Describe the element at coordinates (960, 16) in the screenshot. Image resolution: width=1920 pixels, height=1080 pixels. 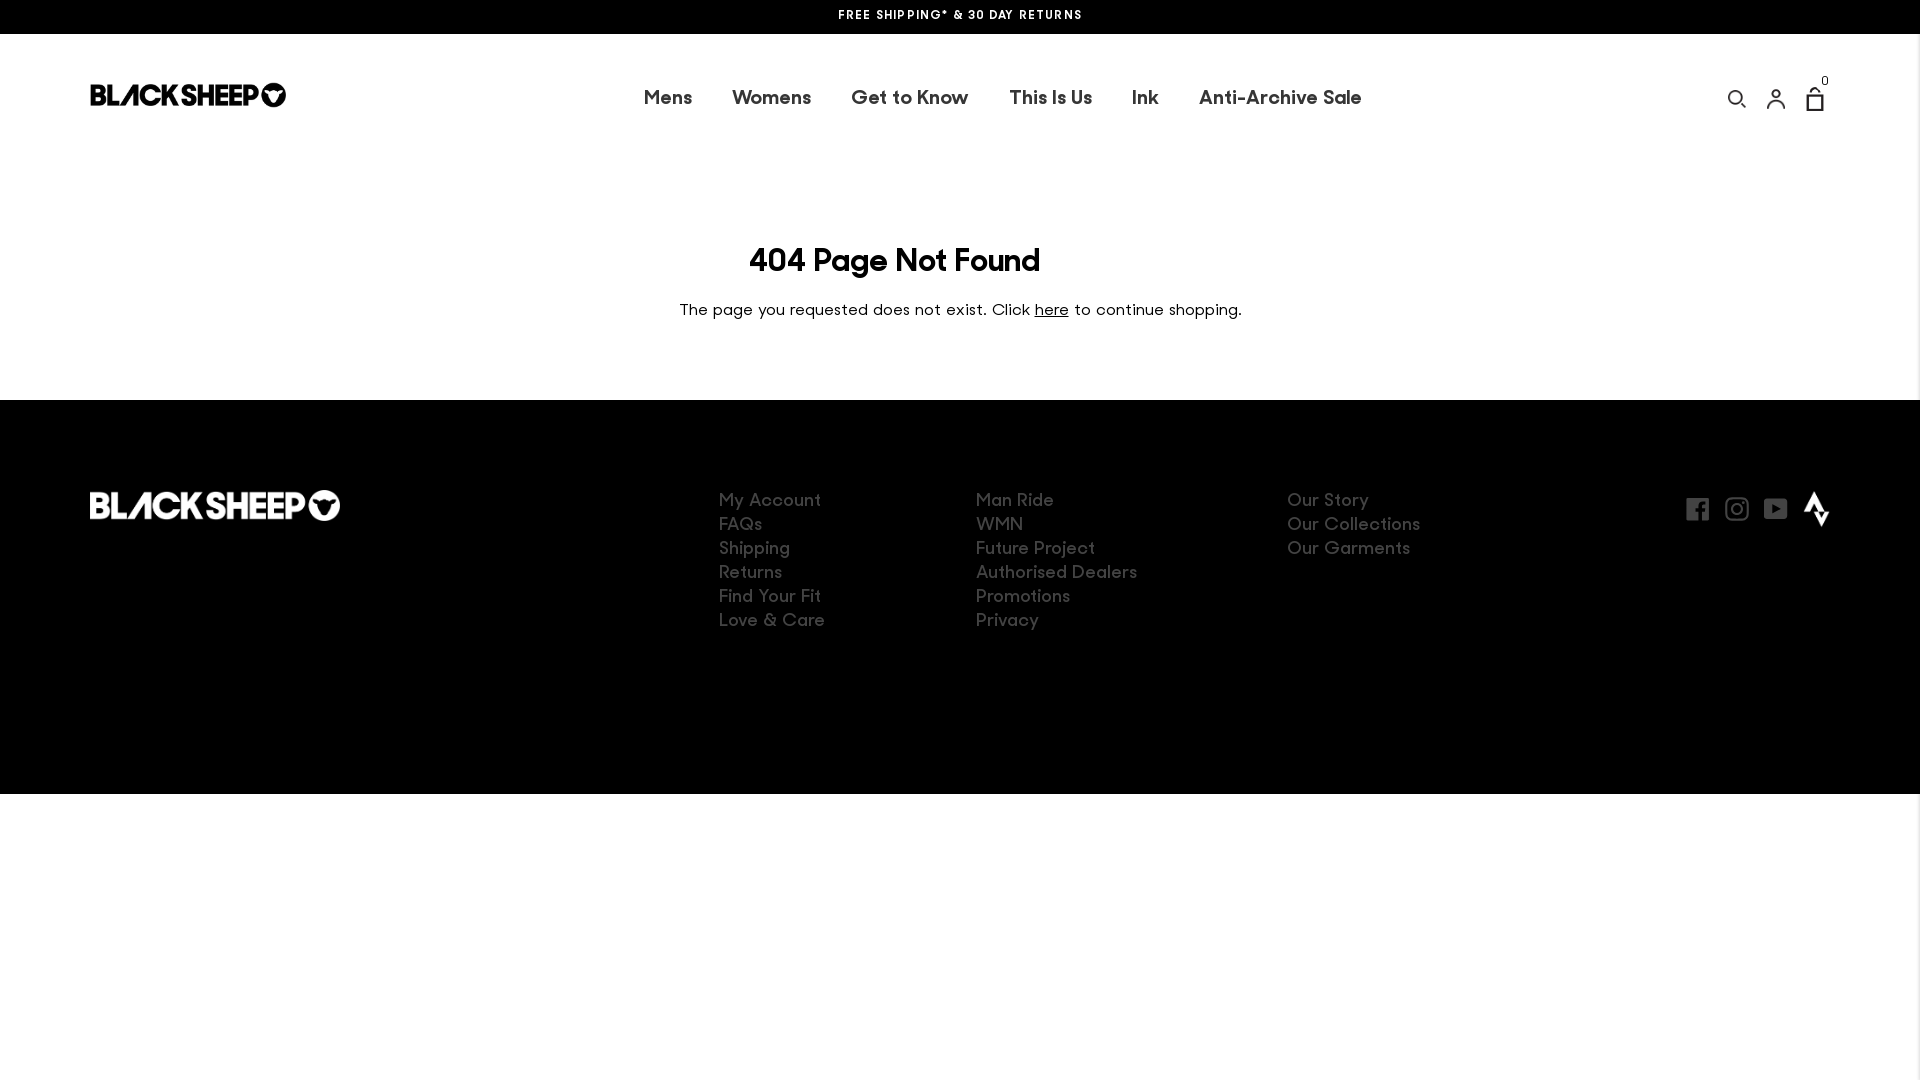
I see `'FREE SHIPPING* & 30 DAY RETURNS'` at that location.